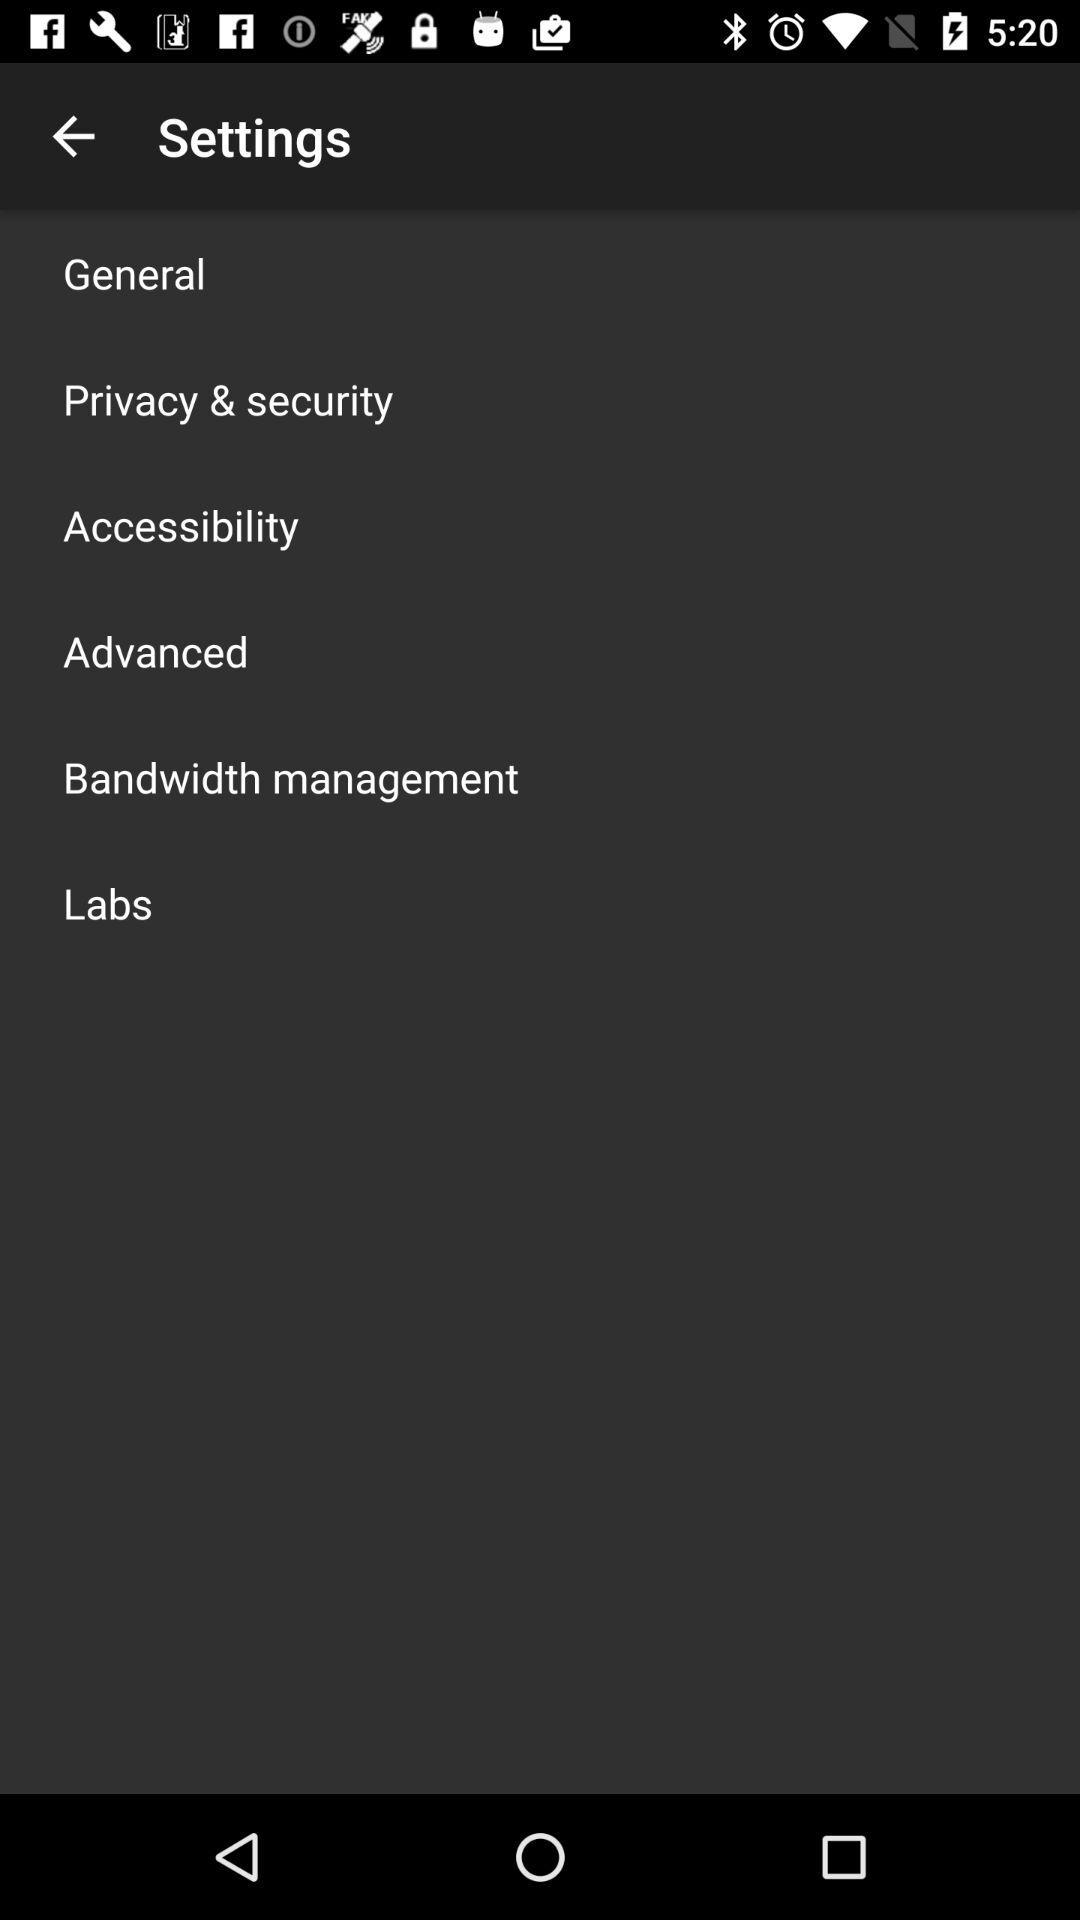 The width and height of the screenshot is (1080, 1920). What do you see at coordinates (227, 398) in the screenshot?
I see `the privacy & security icon` at bounding box center [227, 398].